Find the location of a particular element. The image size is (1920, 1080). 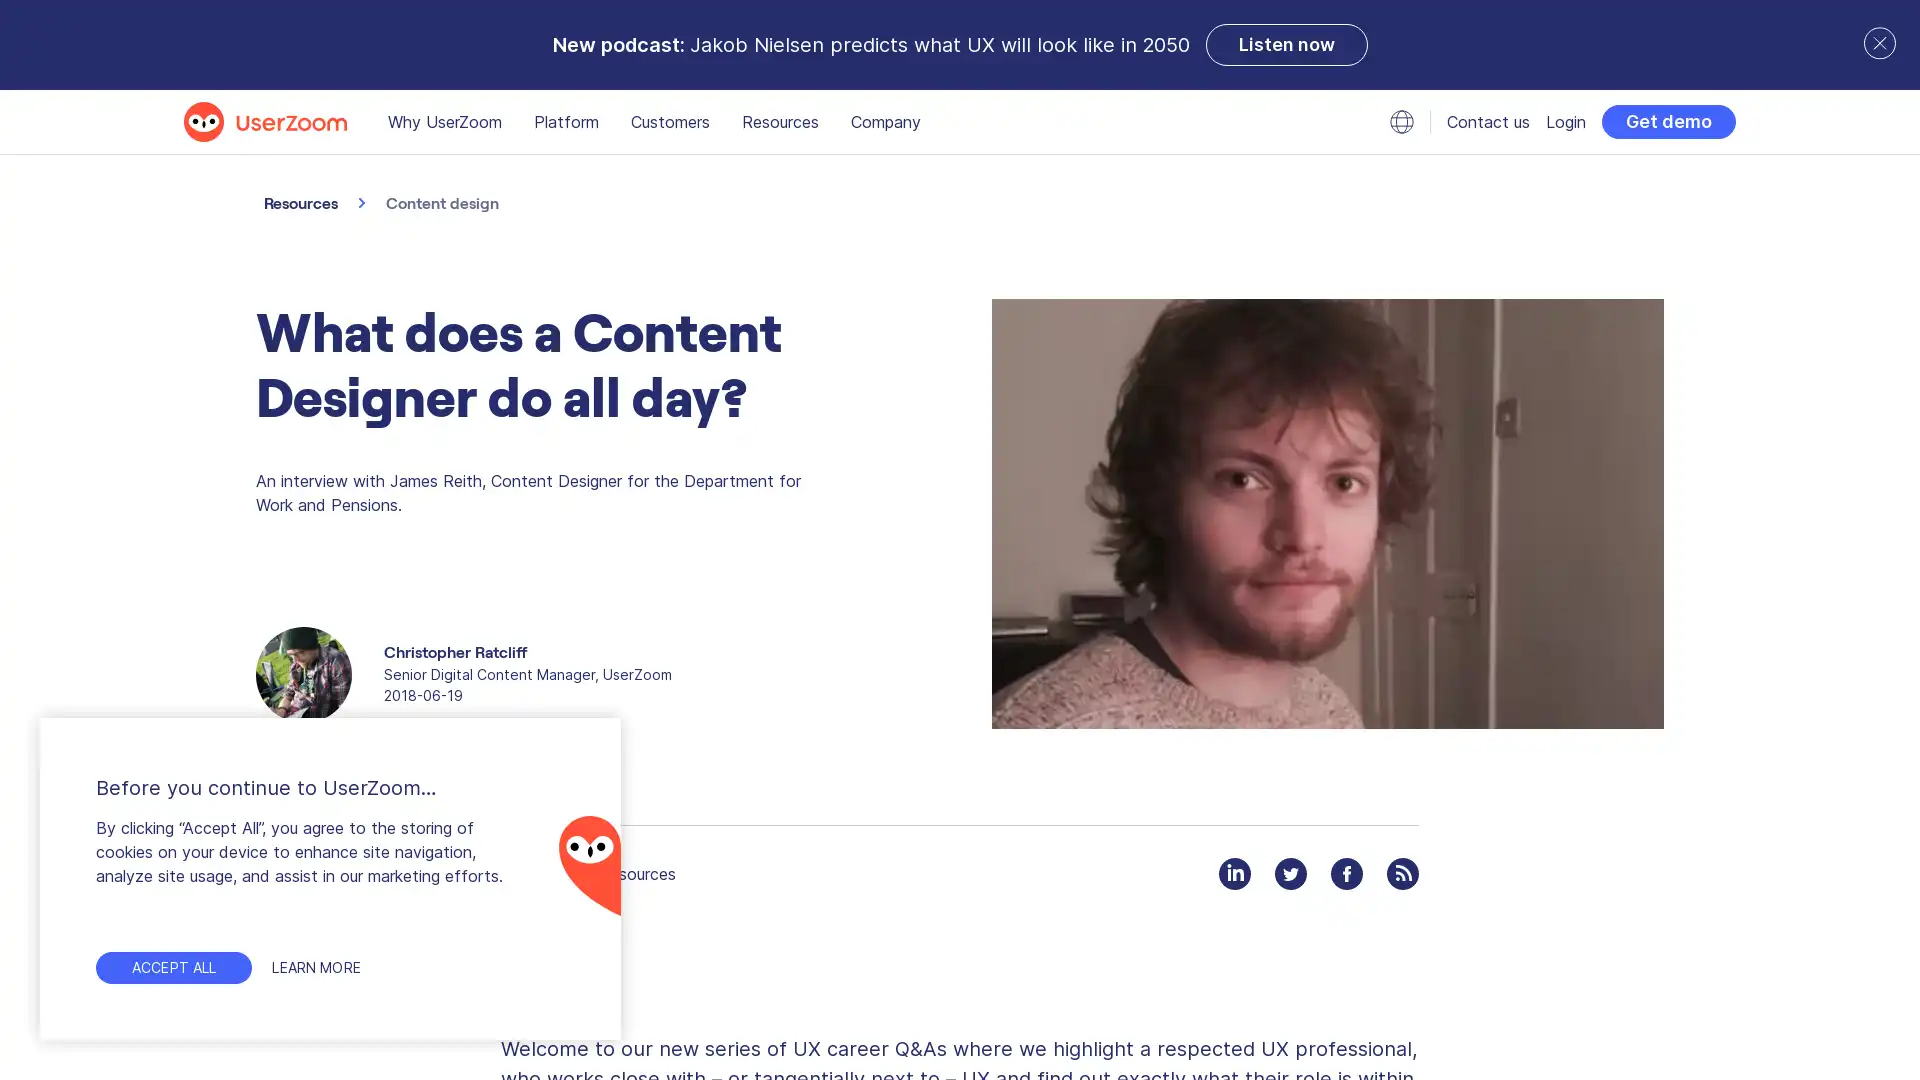

Why UserZoom is located at coordinates (444, 122).